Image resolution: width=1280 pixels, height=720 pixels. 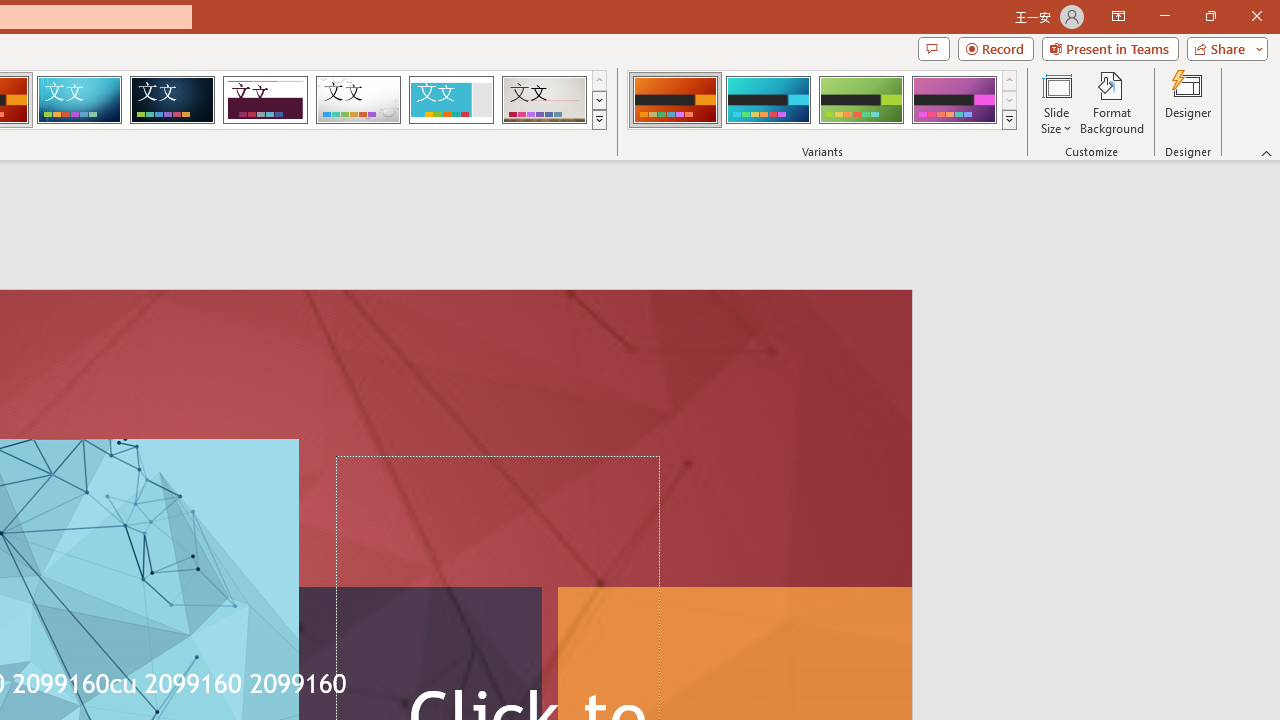 I want to click on 'Frame', so click(x=450, y=100).